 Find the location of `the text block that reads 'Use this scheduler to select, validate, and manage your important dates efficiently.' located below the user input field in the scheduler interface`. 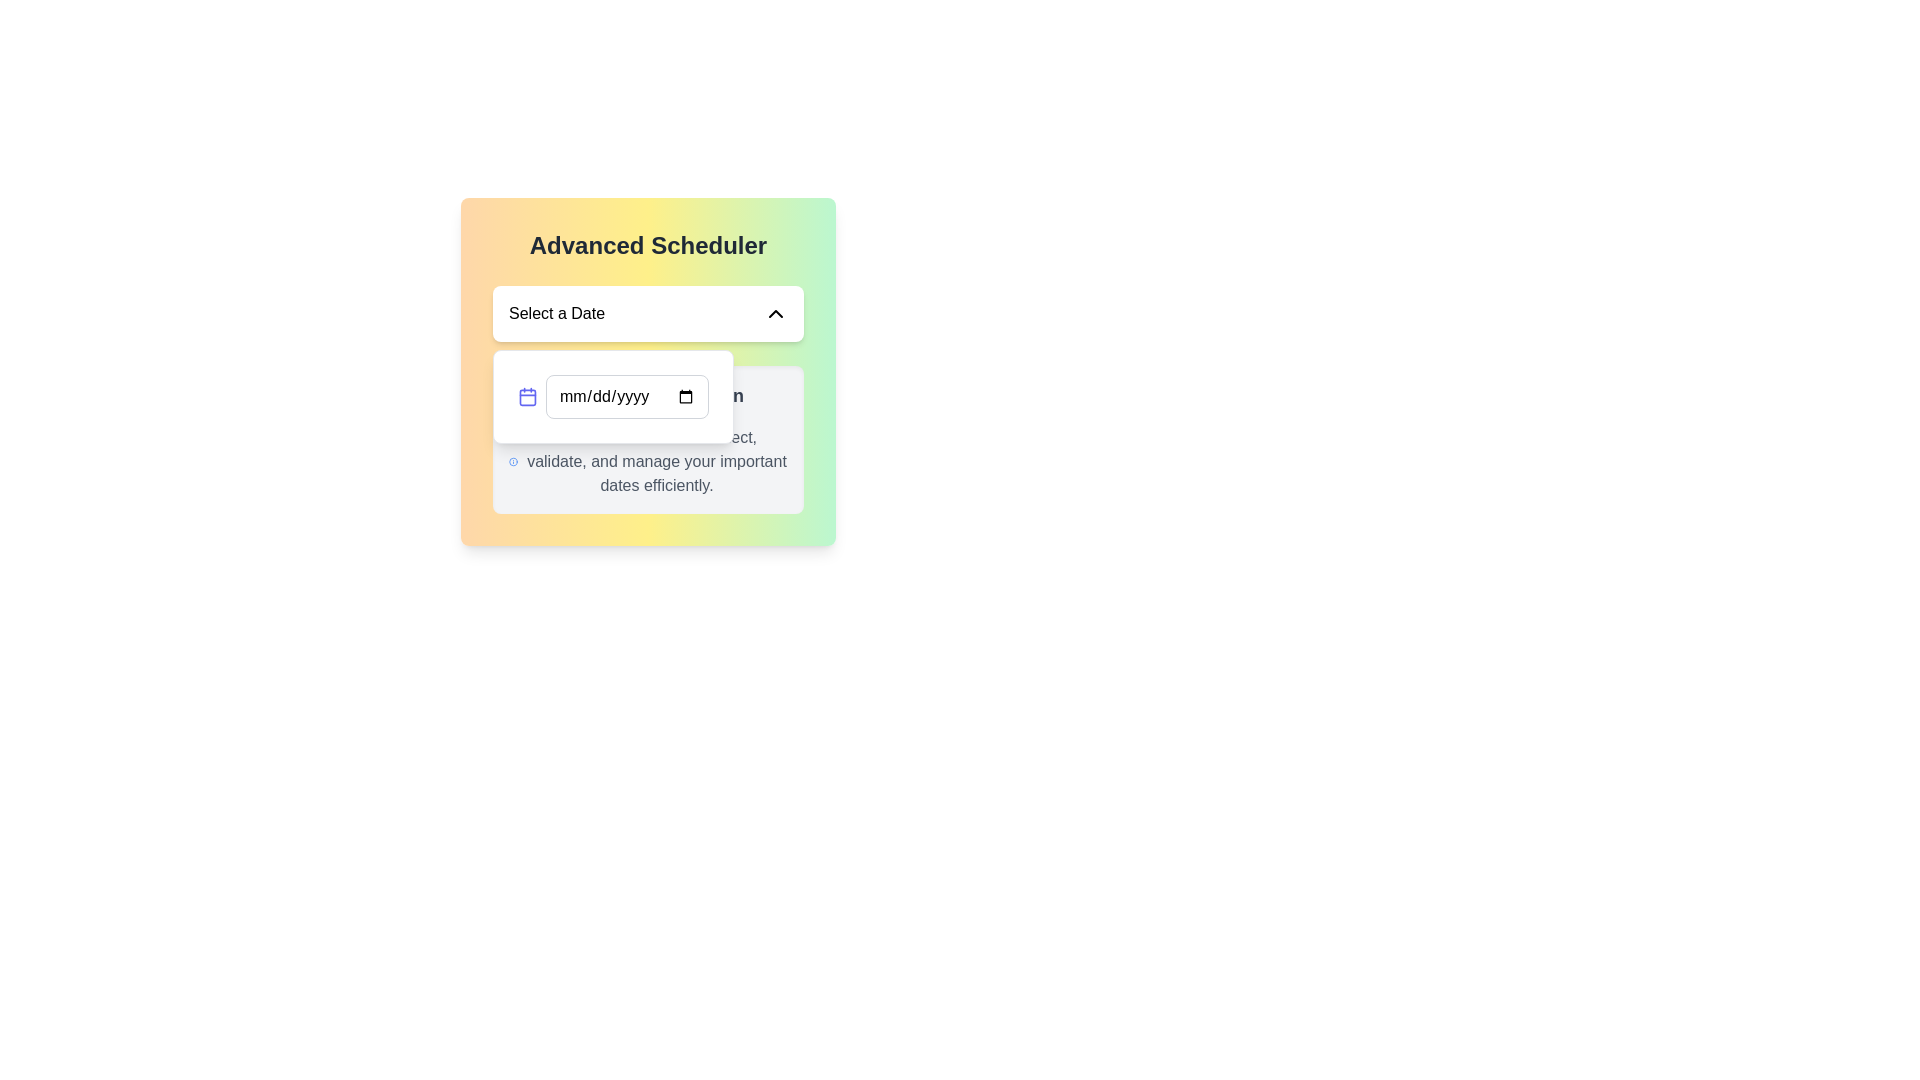

the text block that reads 'Use this scheduler to select, validate, and manage your important dates efficiently.' located below the user input field in the scheduler interface is located at coordinates (657, 462).